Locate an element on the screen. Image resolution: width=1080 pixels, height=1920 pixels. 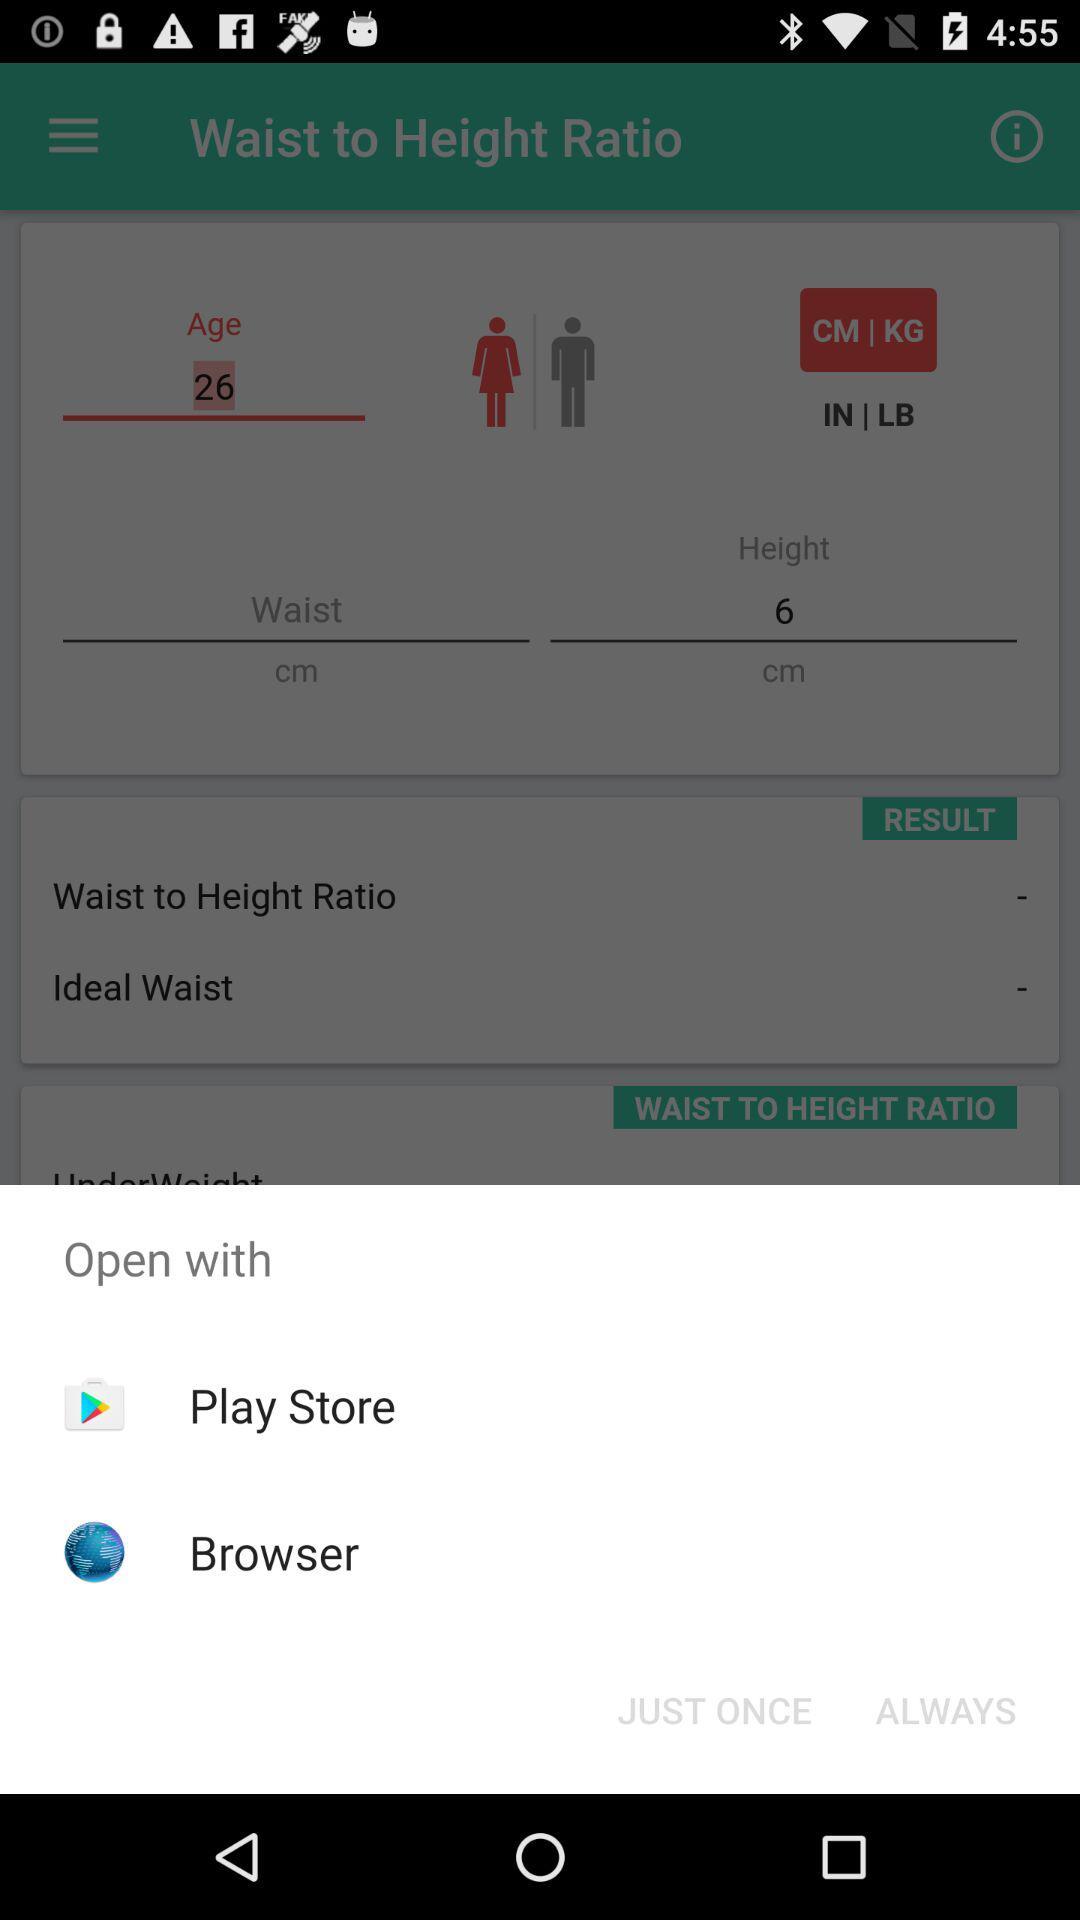
the app below open with item is located at coordinates (713, 1708).